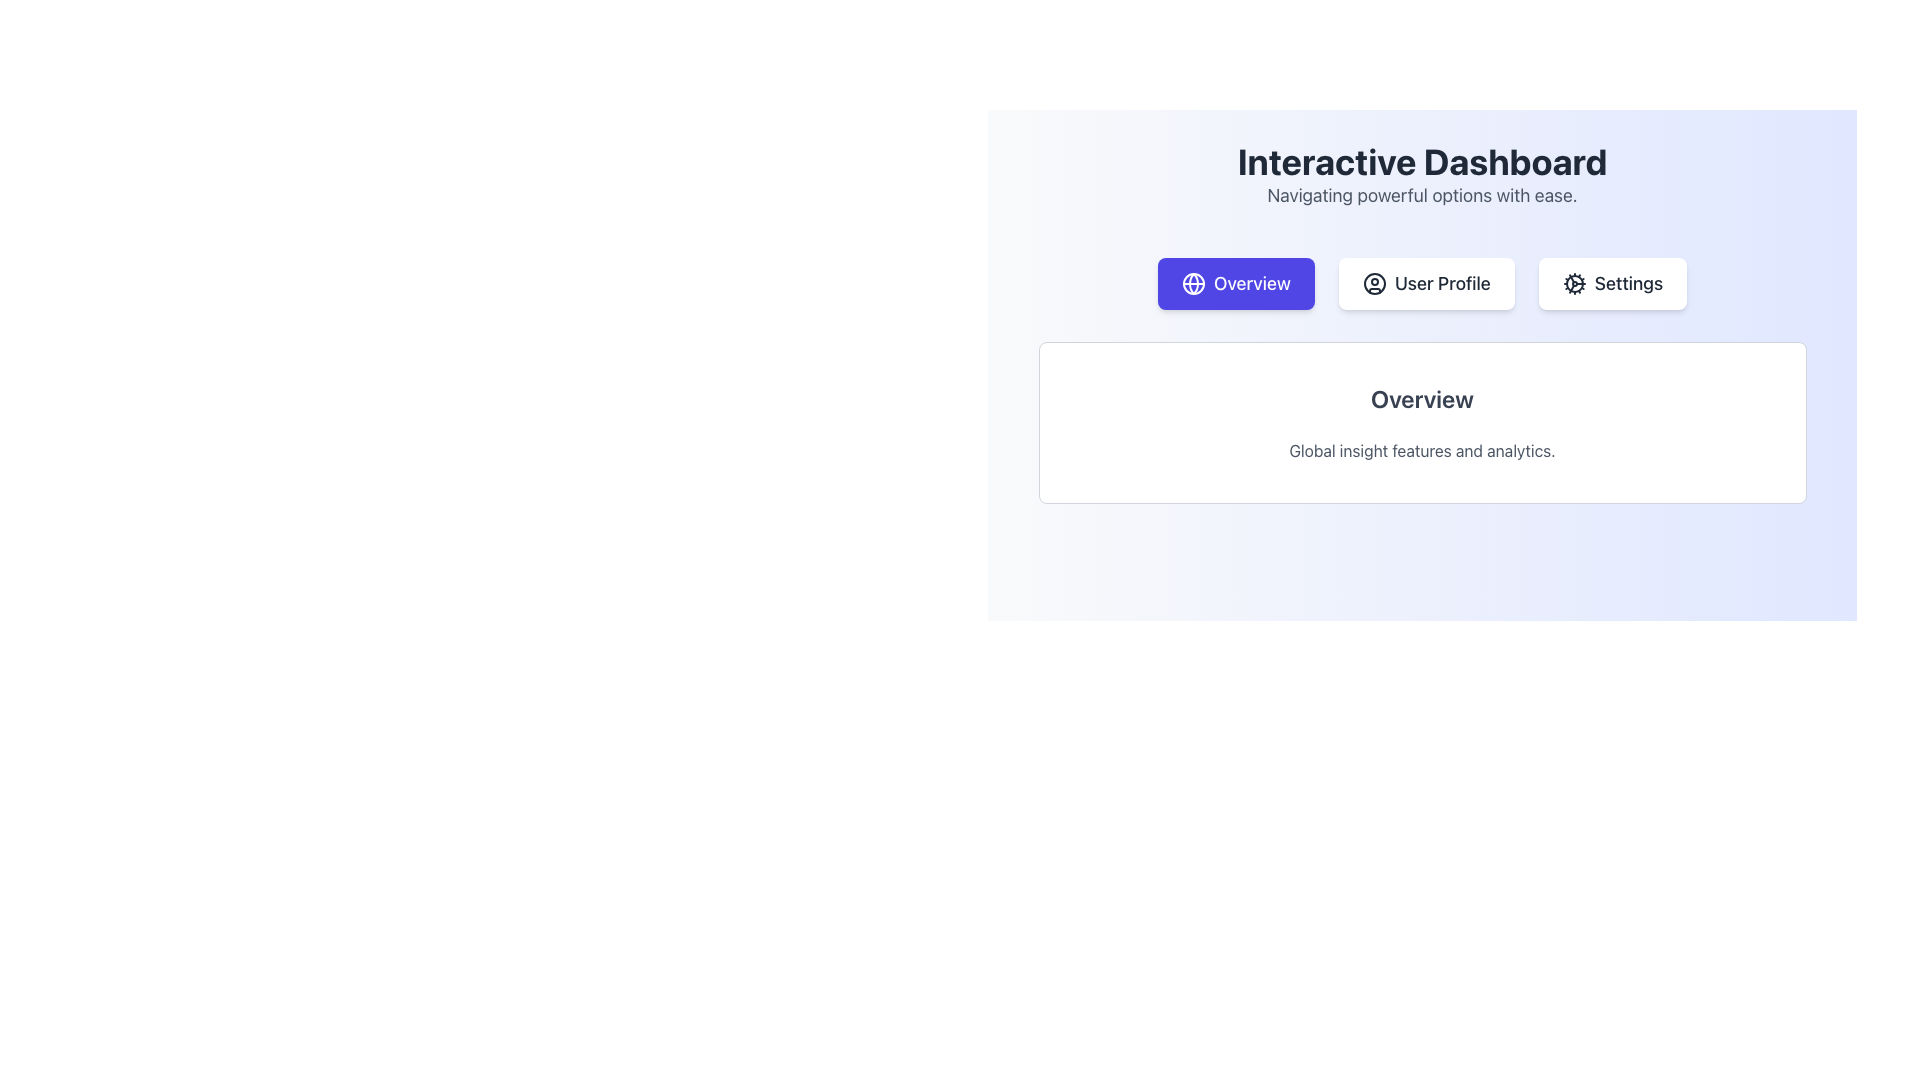  Describe the element at coordinates (1421, 175) in the screenshot. I see `text content of the header element located at the top of the dashboard, which describes the purpose and functionality of the page` at that location.